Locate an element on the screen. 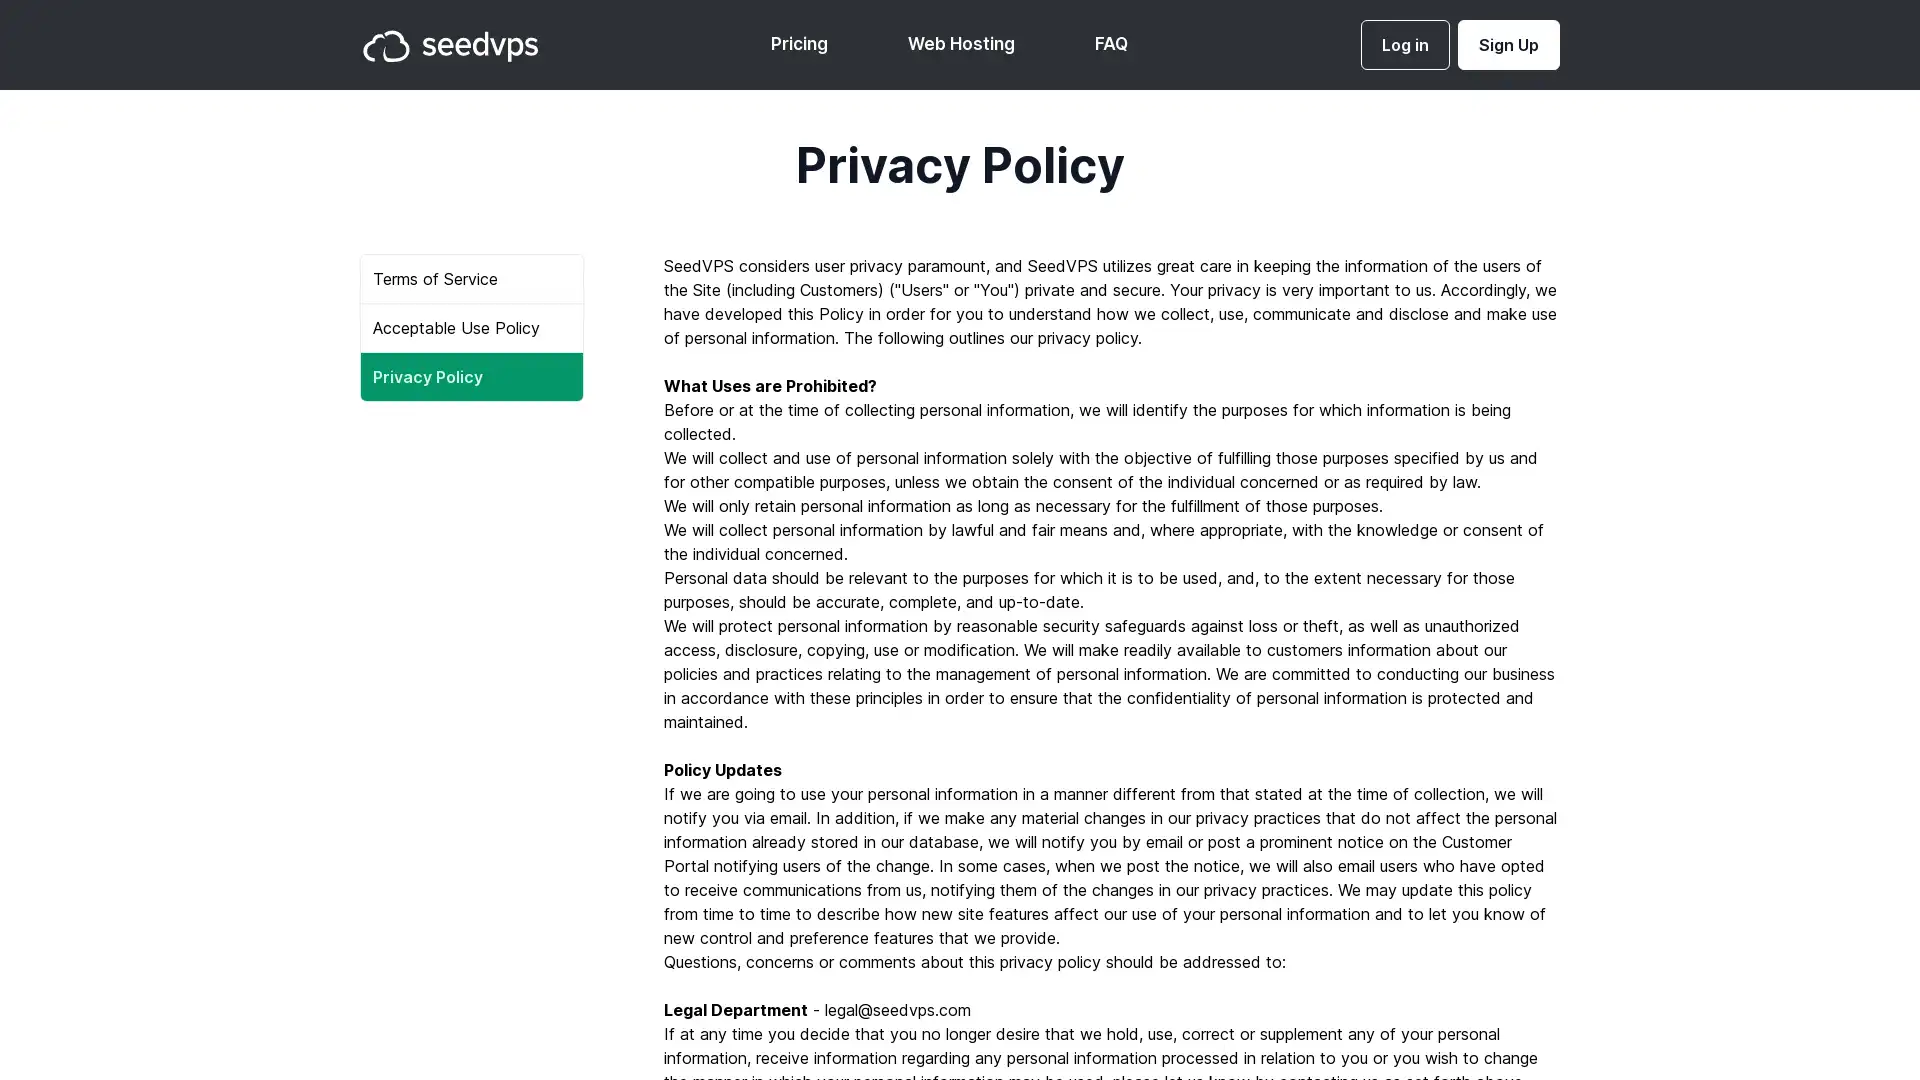  Sign Up is located at coordinates (1508, 45).